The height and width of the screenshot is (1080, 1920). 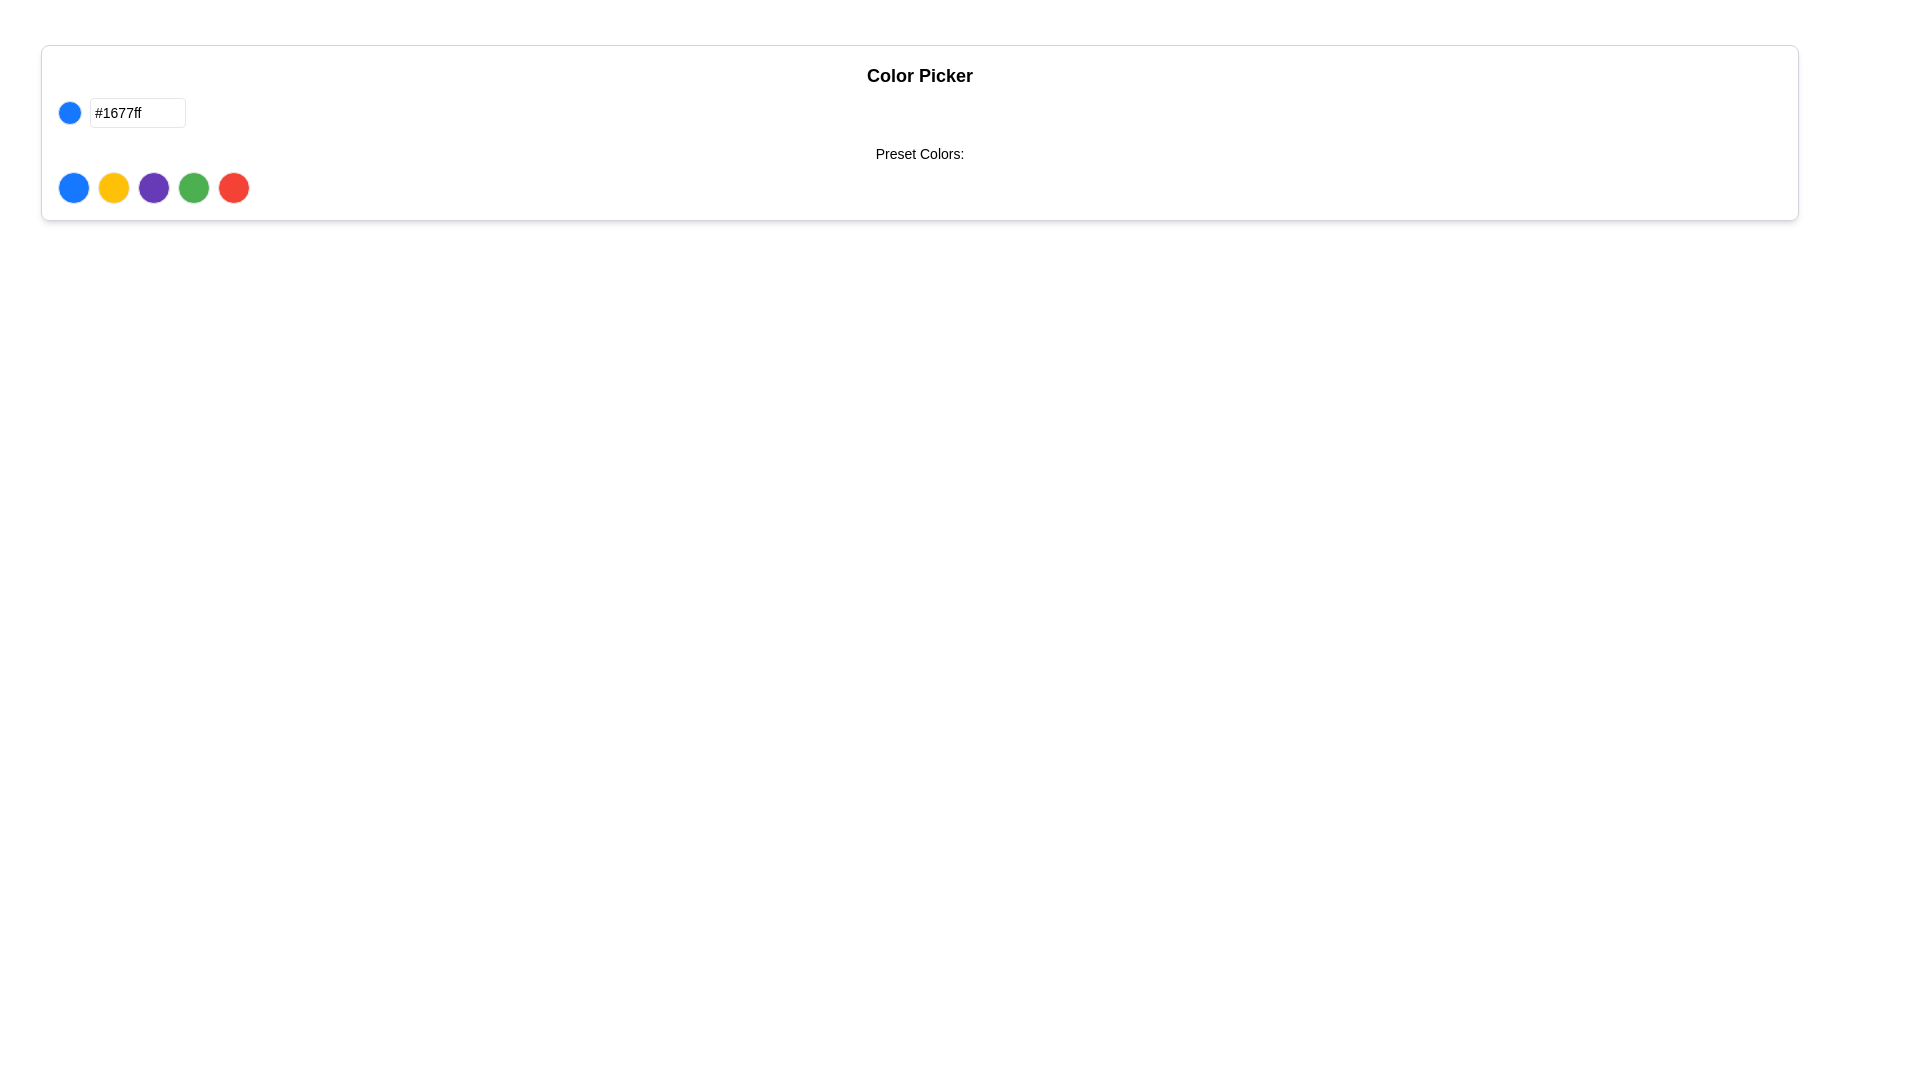 I want to click on the circular yellow button, which is the second in a row of five buttons, so click(x=113, y=188).